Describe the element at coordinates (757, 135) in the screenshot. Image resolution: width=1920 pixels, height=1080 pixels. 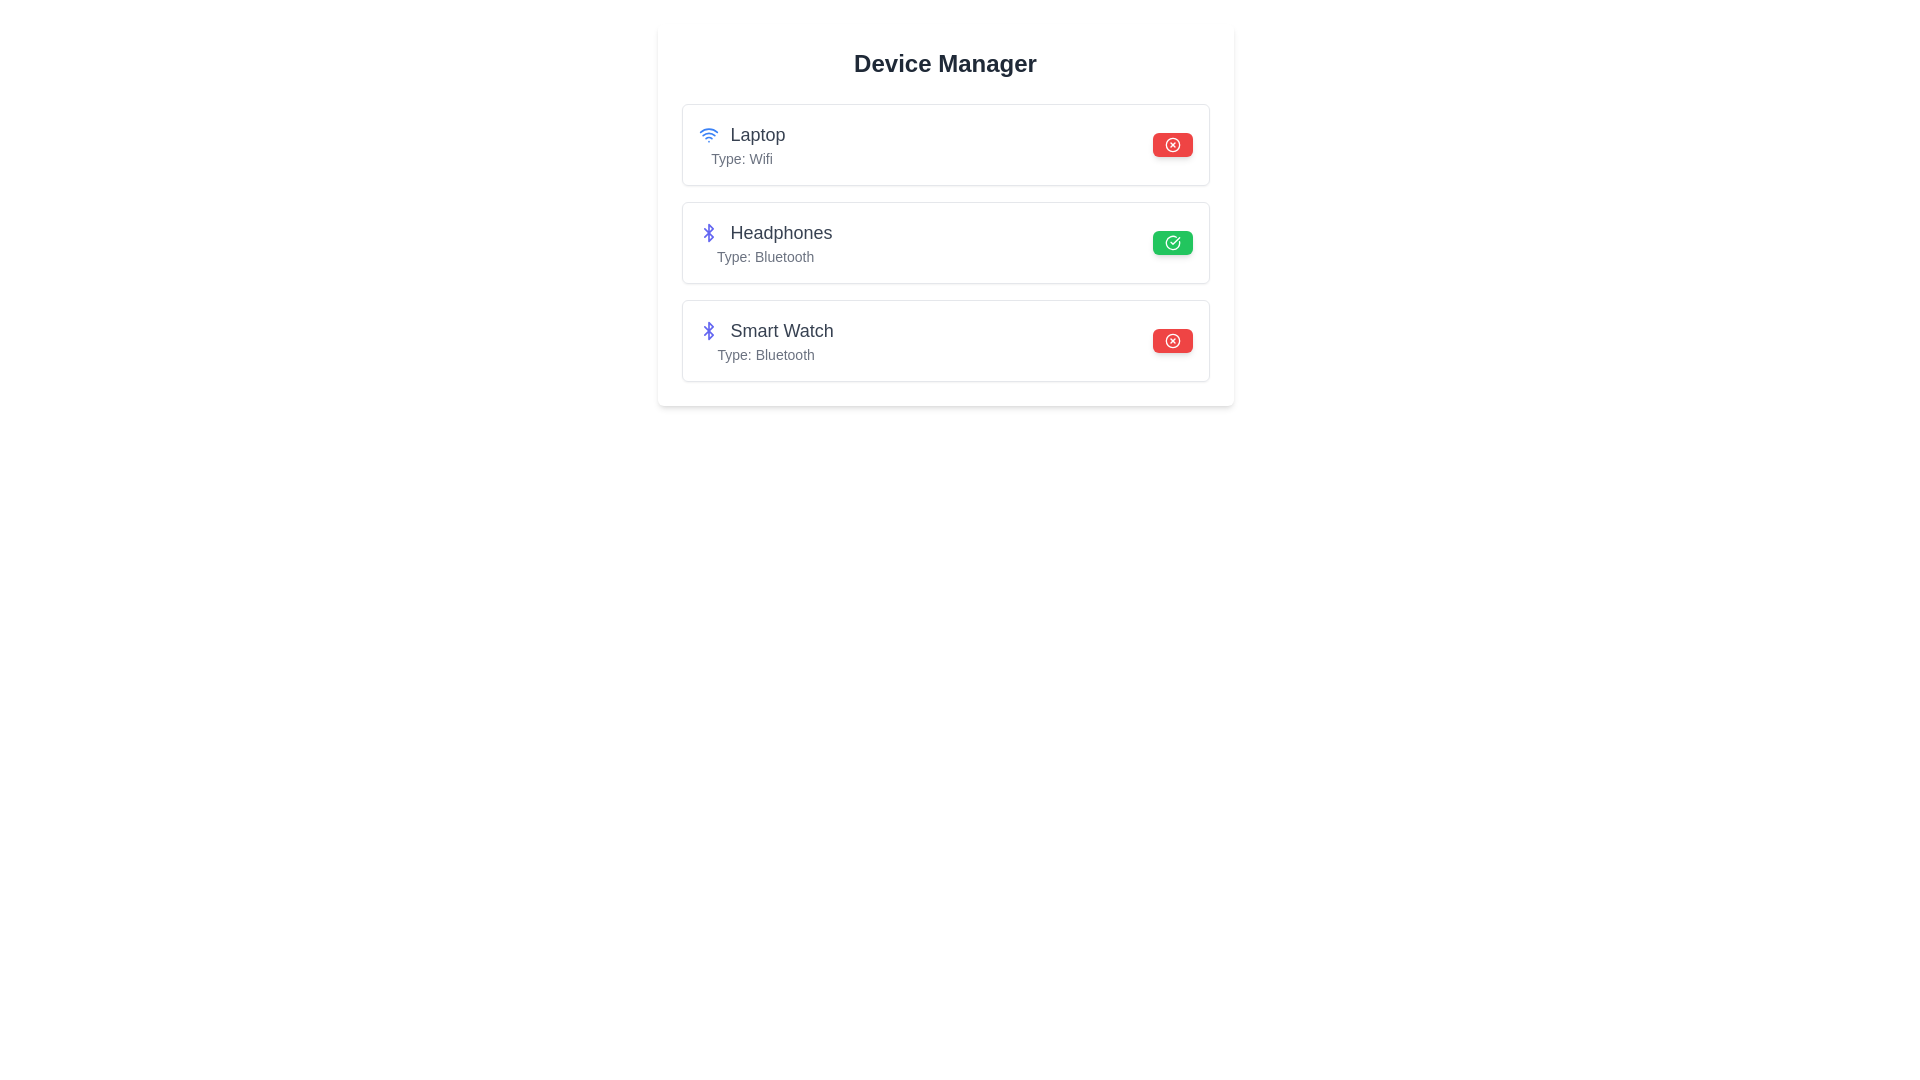
I see `text label that identifies the device type or name located next to the blue WiFi icon in the top-left section of the interface` at that location.